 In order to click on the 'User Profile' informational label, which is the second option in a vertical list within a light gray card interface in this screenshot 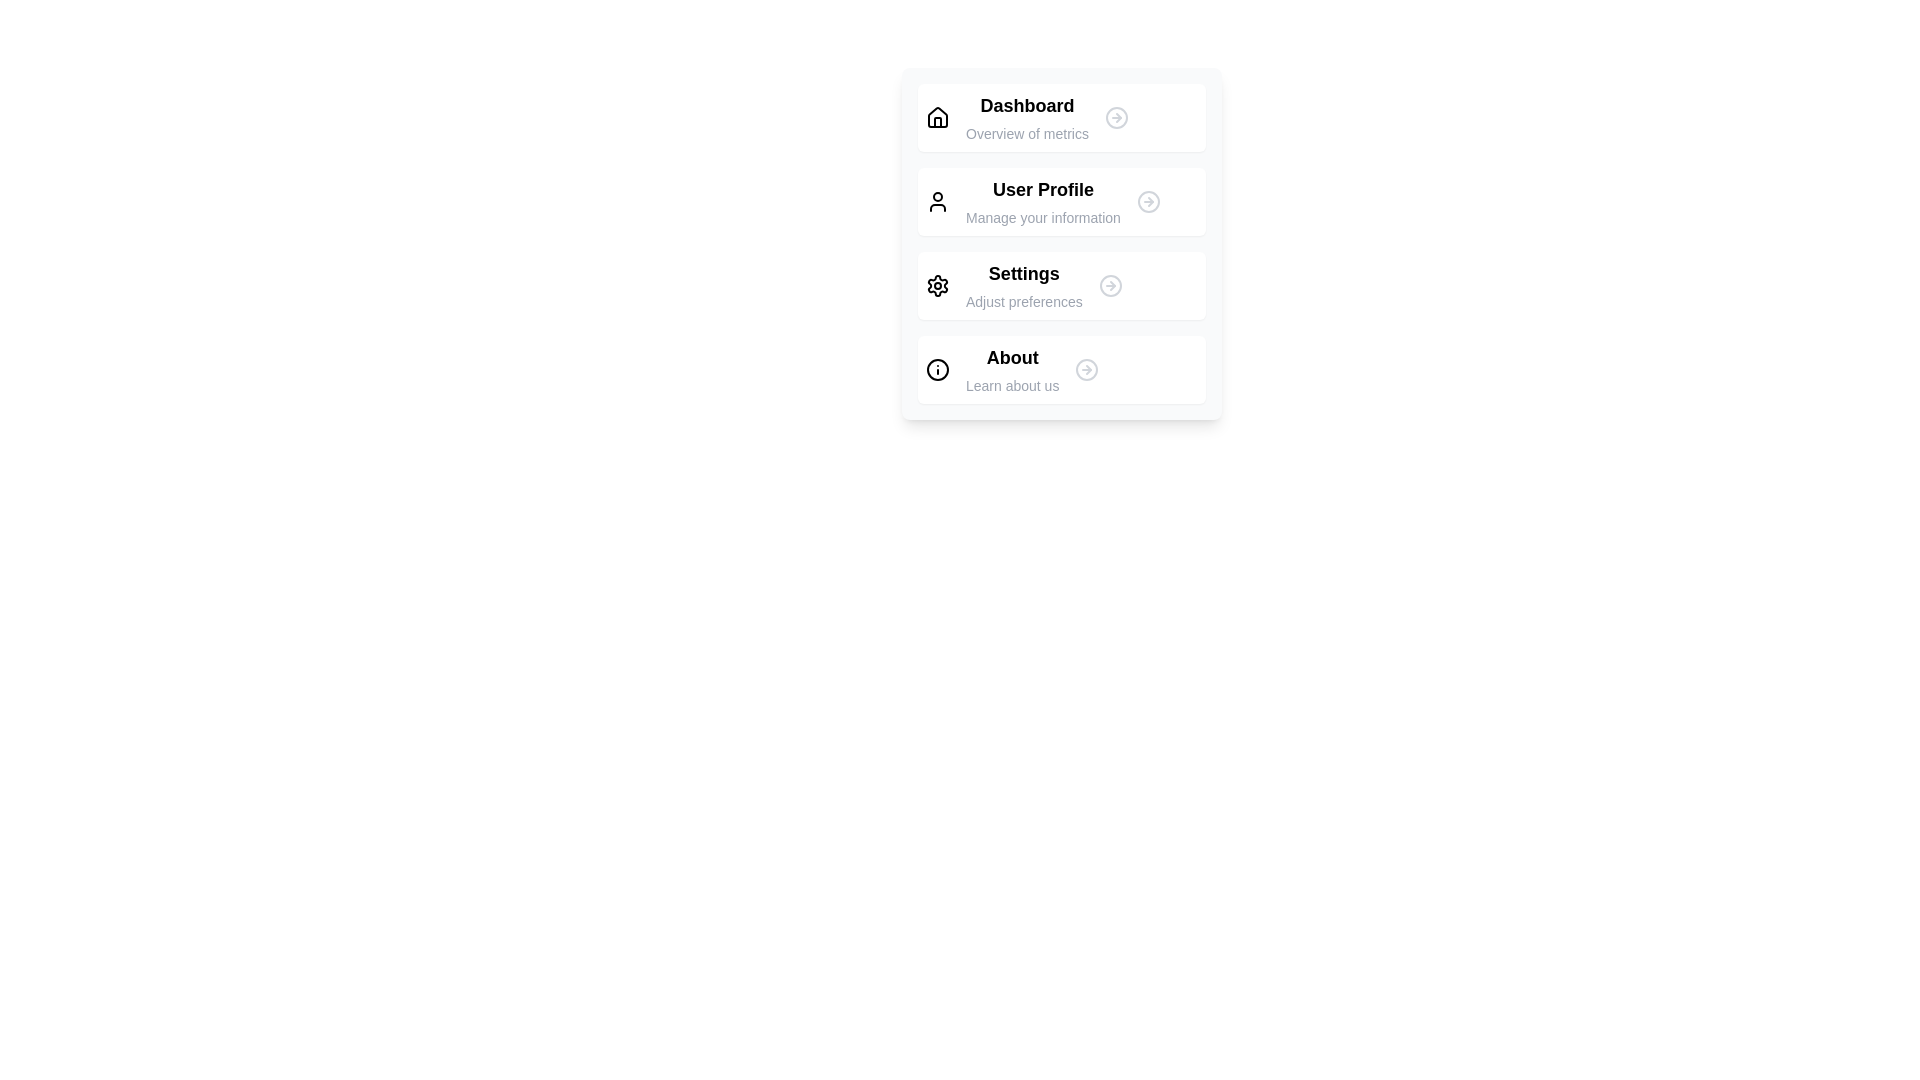, I will do `click(1042, 201)`.